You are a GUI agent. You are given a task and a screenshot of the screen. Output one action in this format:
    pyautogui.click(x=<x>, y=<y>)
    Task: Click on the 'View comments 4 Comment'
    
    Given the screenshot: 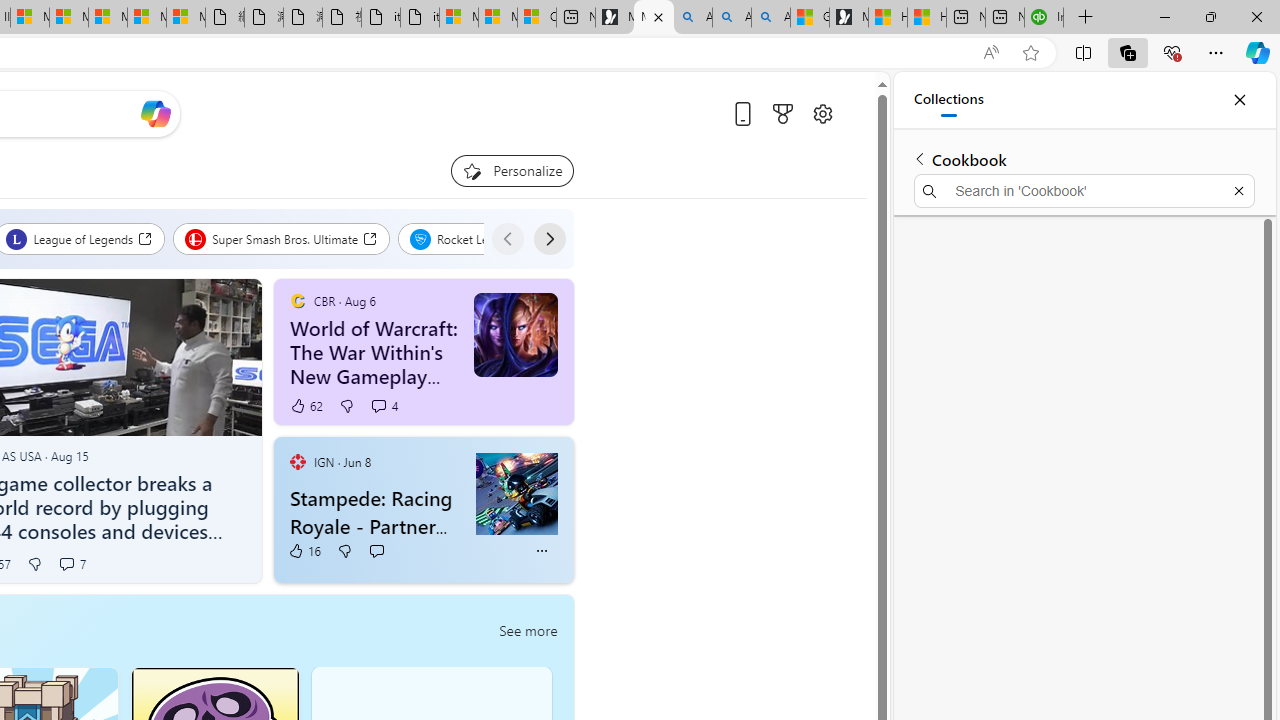 What is the action you would take?
    pyautogui.click(x=384, y=405)
    